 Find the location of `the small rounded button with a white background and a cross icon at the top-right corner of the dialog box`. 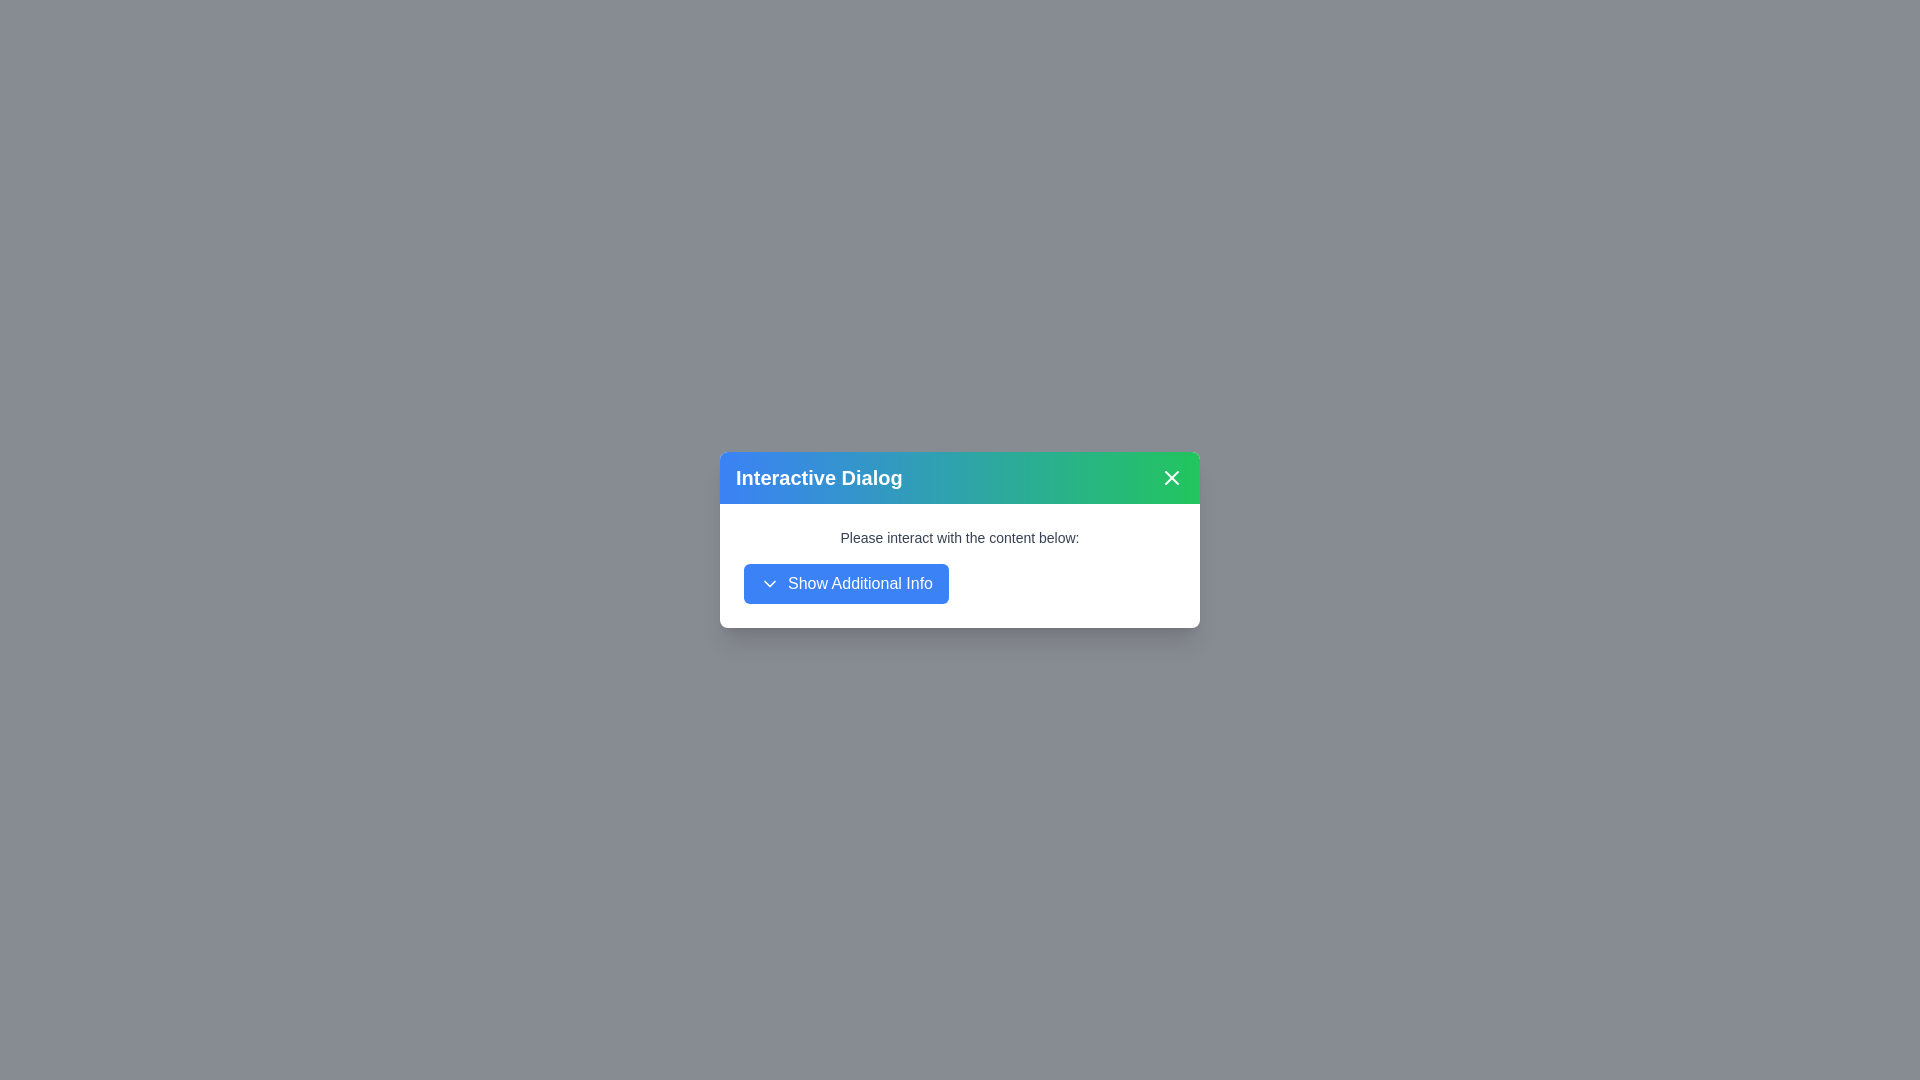

the small rounded button with a white background and a cross icon at the top-right corner of the dialog box is located at coordinates (1171, 478).